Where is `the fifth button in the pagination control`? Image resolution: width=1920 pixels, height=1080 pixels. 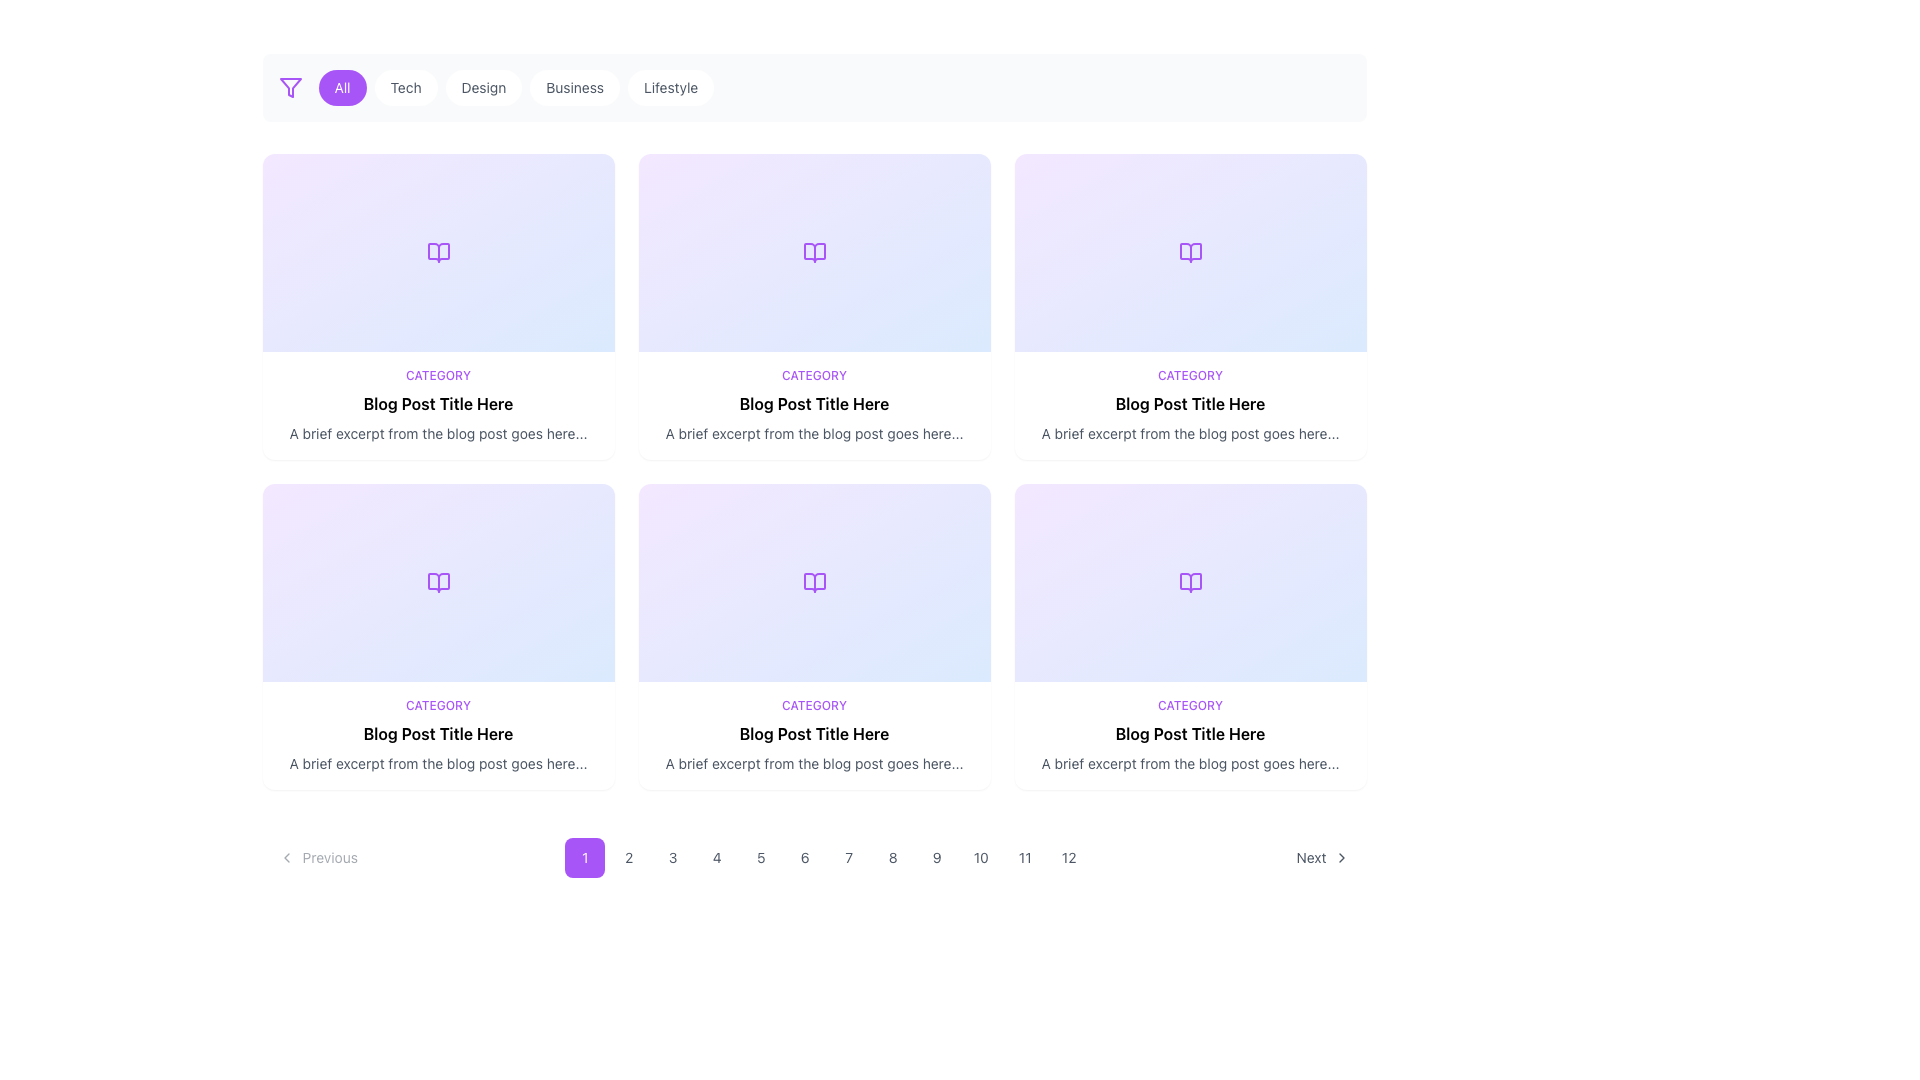
the fifth button in the pagination control is located at coordinates (760, 856).